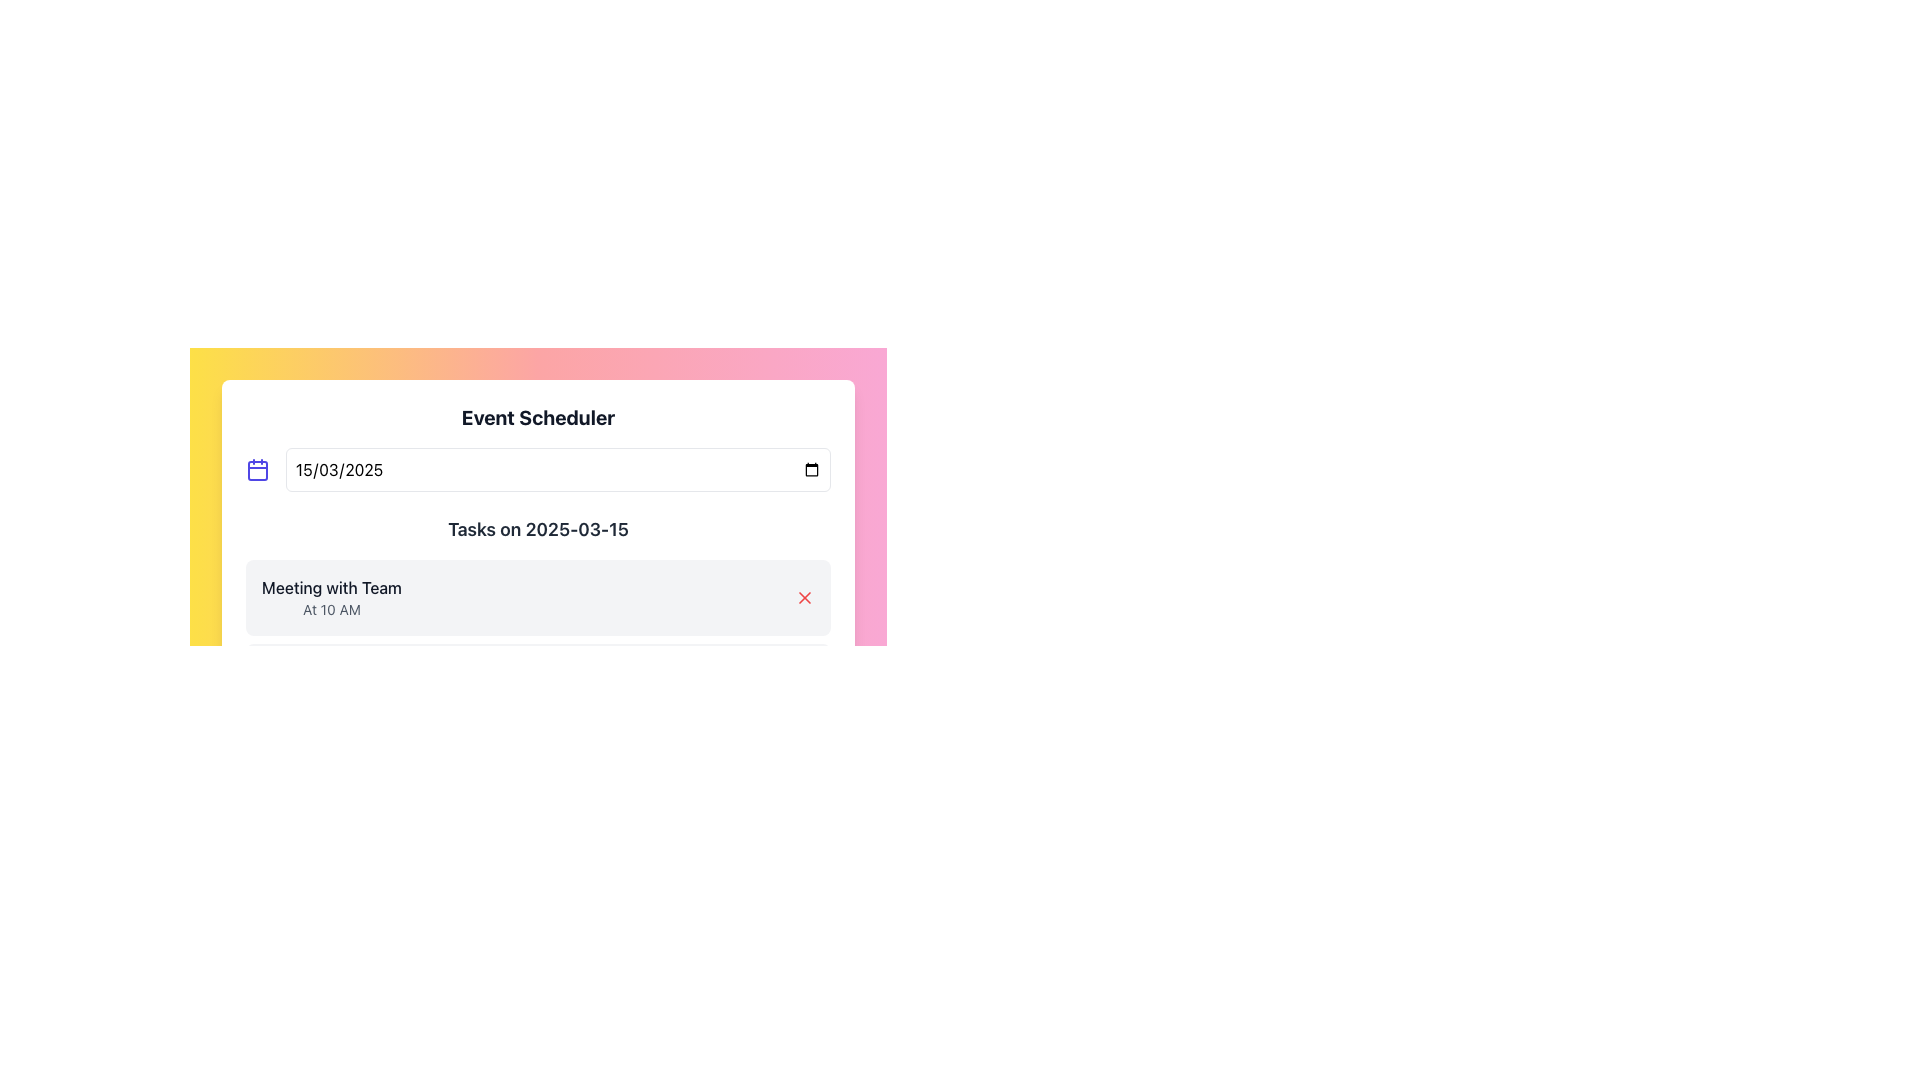 This screenshot has height=1080, width=1920. I want to click on the task entry component for 'Meeting with Team', so click(538, 616).